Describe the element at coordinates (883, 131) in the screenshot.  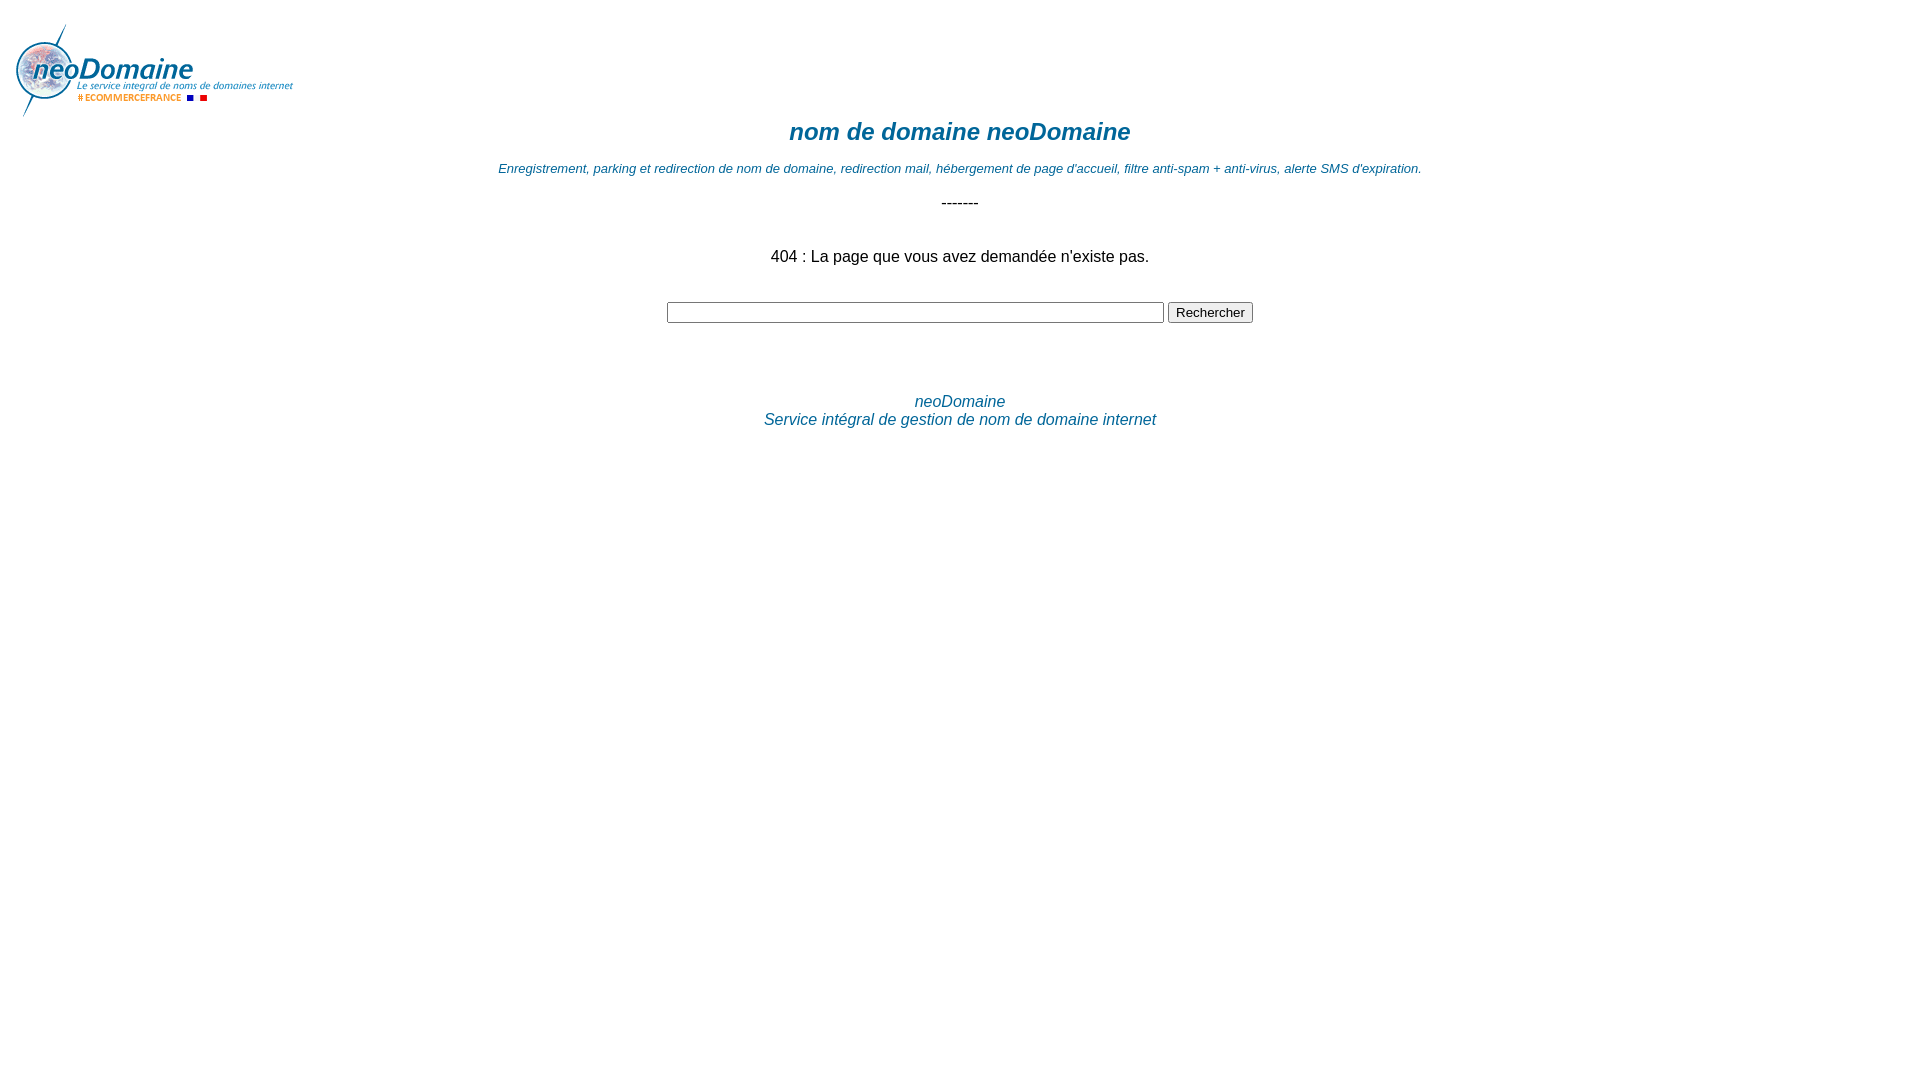
I see `'nom de domaine'` at that location.